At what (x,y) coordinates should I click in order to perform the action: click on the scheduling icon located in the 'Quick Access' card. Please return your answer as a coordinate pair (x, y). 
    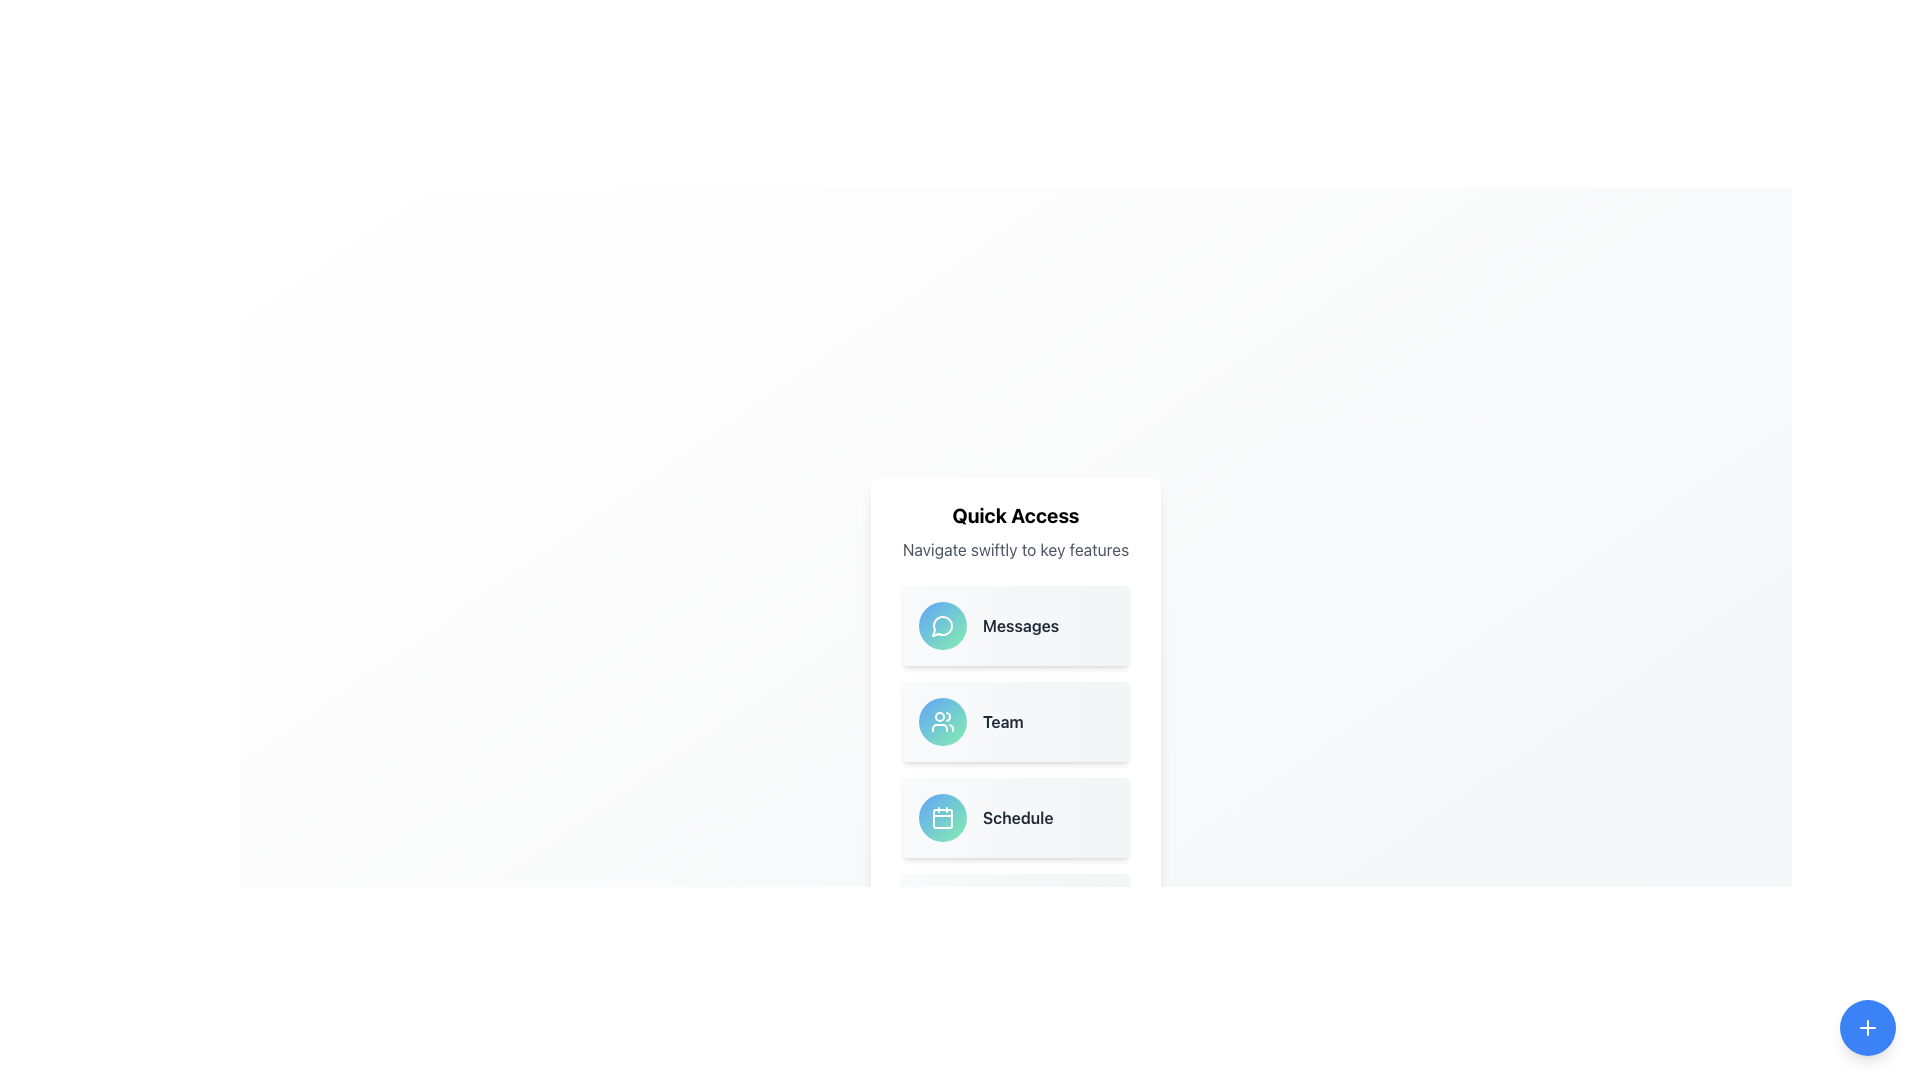
    Looking at the image, I should click on (941, 817).